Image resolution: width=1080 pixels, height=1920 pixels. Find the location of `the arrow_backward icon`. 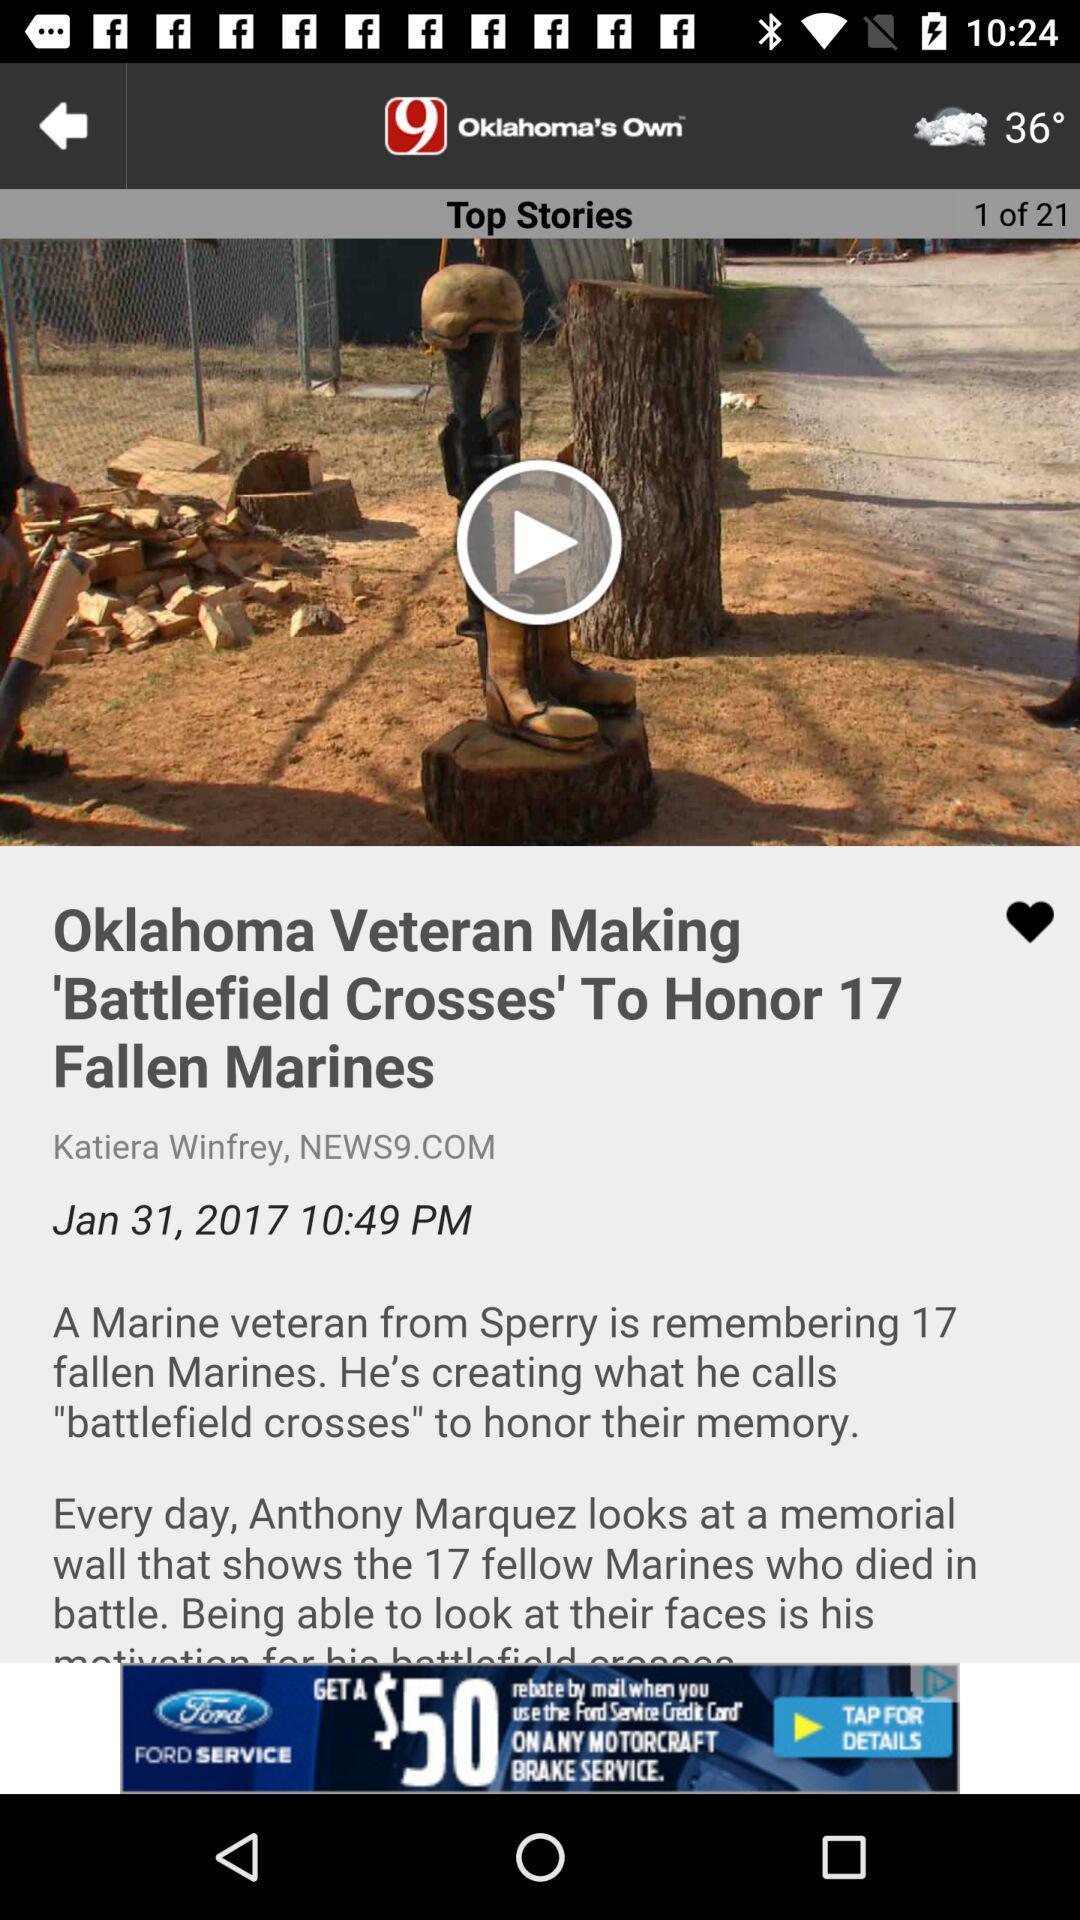

the arrow_backward icon is located at coordinates (61, 124).